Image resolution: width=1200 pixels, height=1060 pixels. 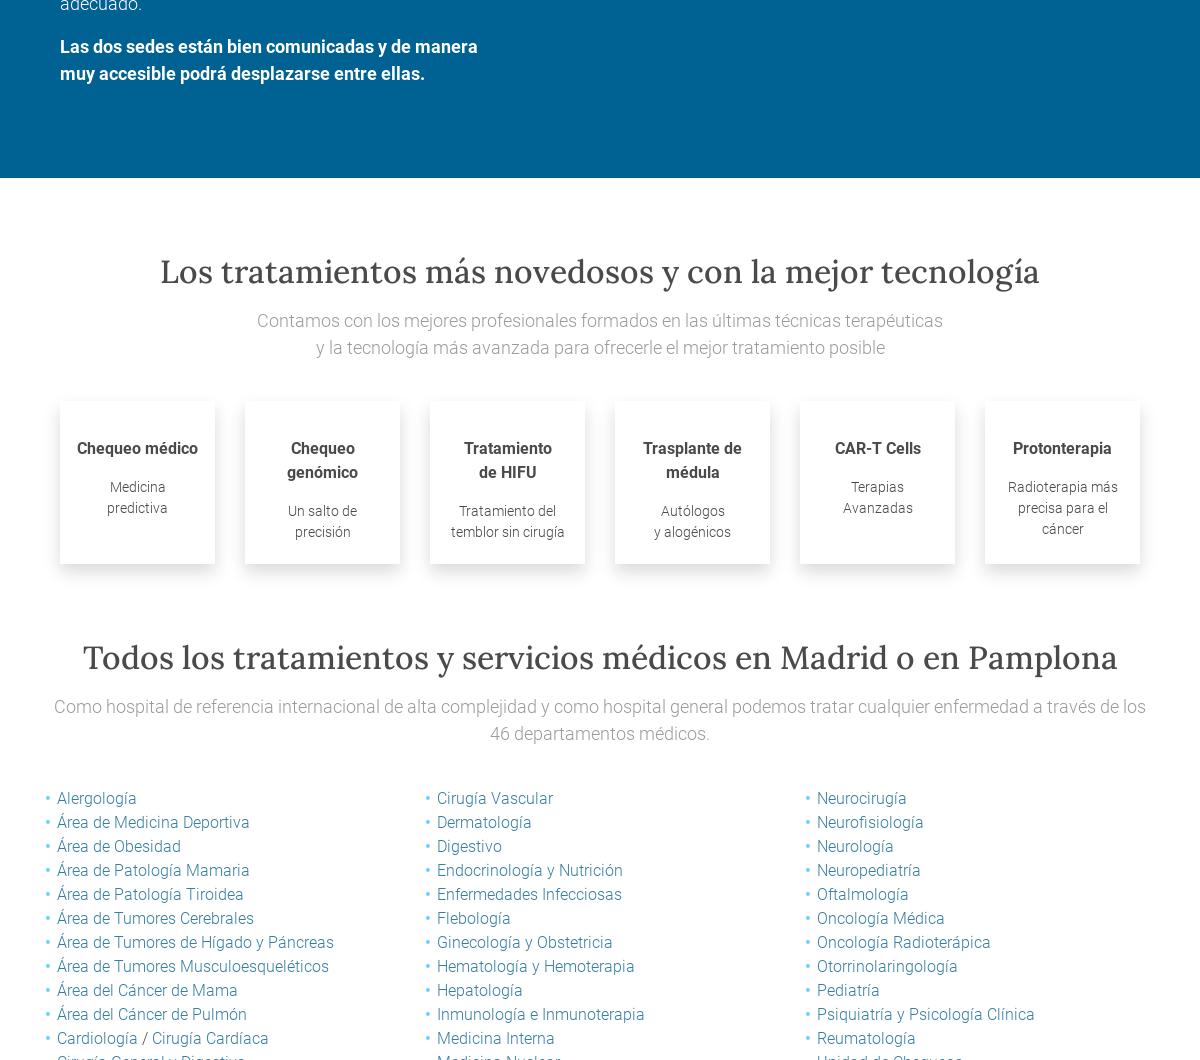 What do you see at coordinates (903, 941) in the screenshot?
I see `'Oncología Radioterápica'` at bounding box center [903, 941].